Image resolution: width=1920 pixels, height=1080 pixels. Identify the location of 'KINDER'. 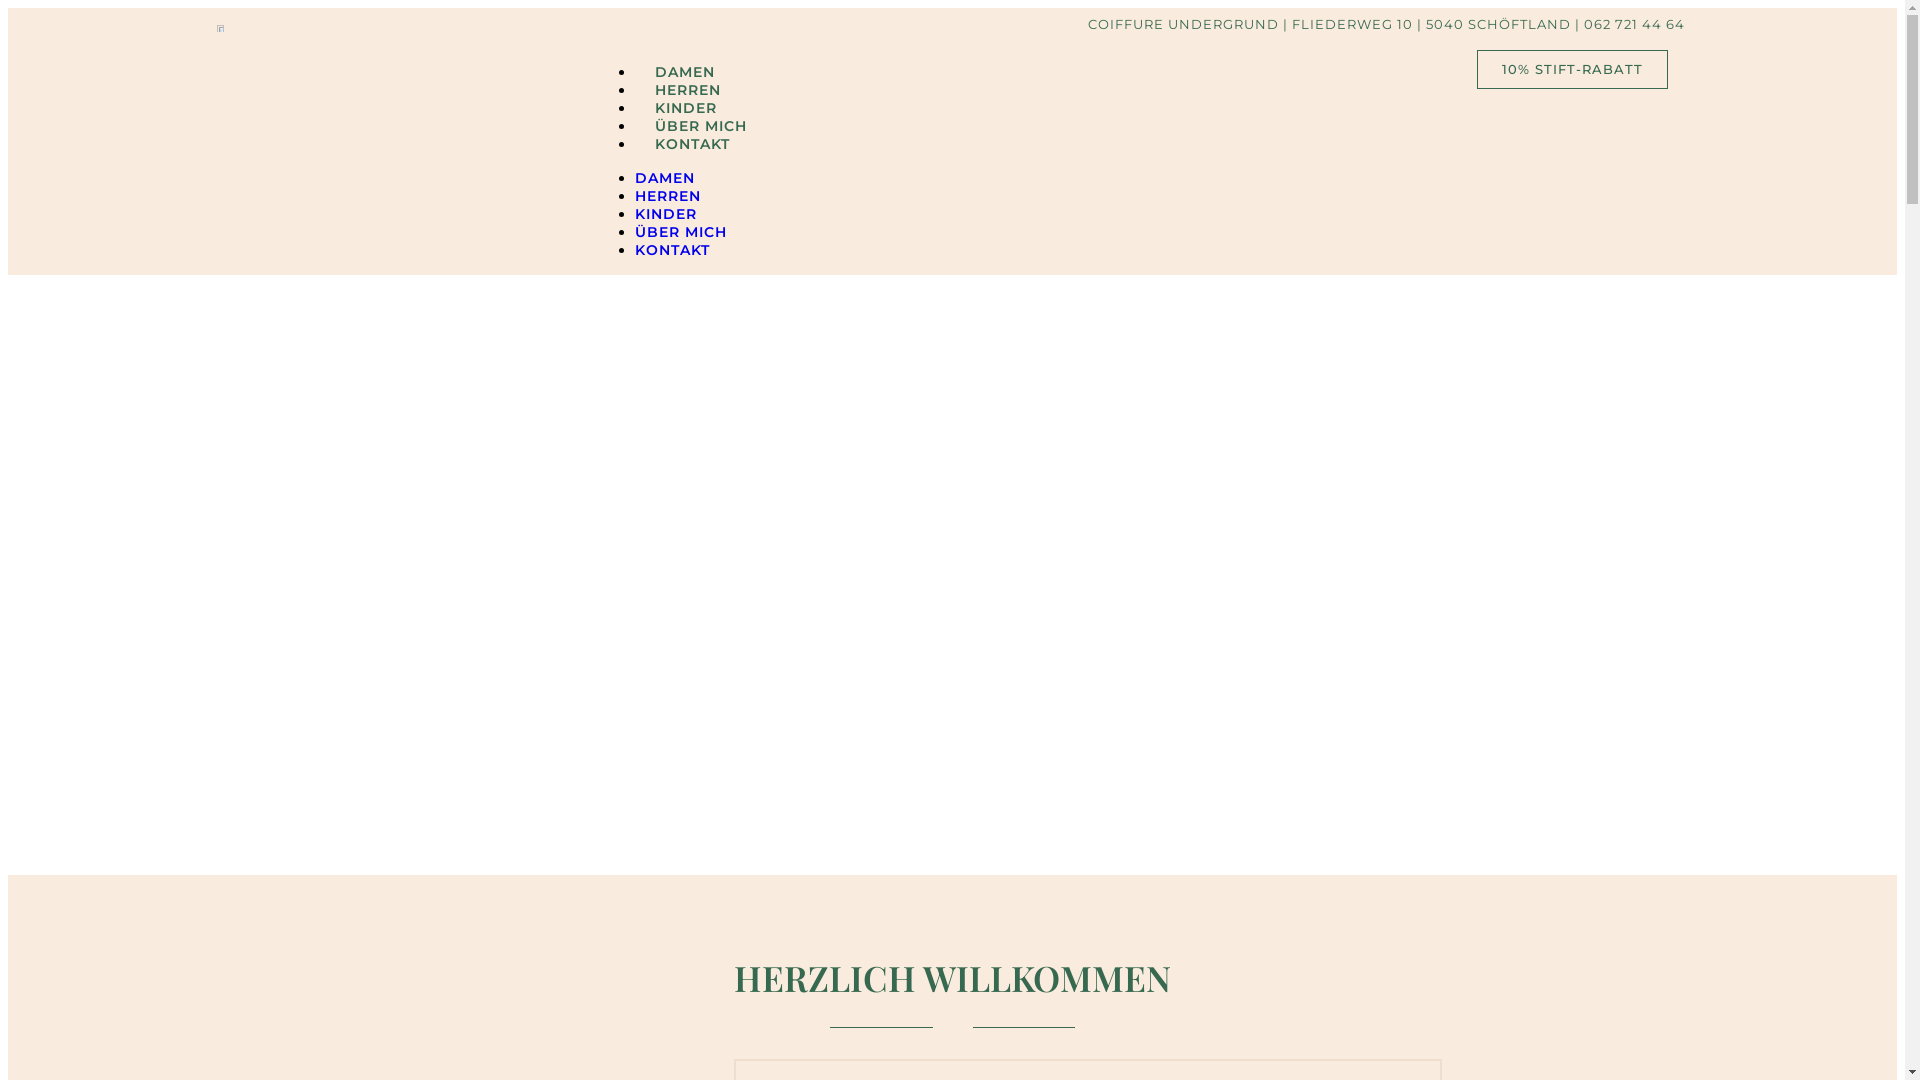
(666, 213).